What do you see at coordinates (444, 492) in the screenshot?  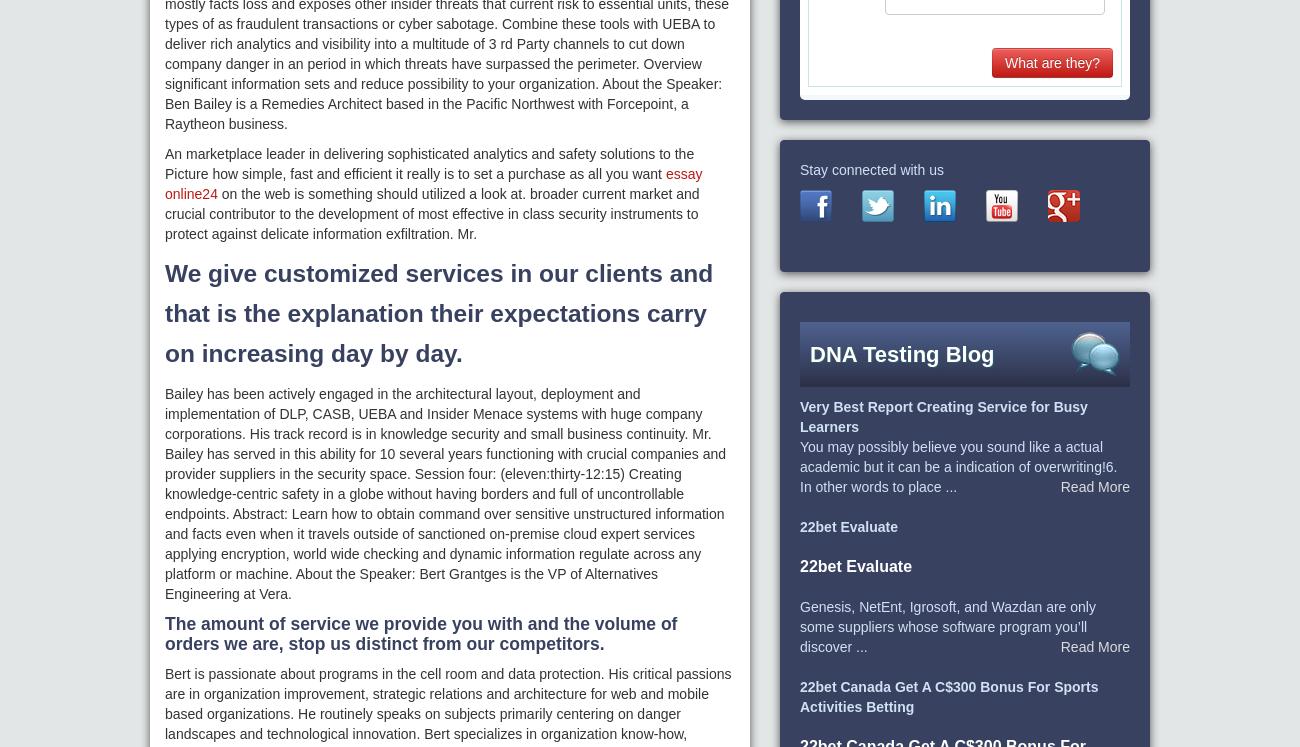 I see `'Bailey has been actively engaged in the architectural layout, deployment and implementation of DLP, CASB, UEBA and Insider Menace systems with huge company corporations. His track record is in knowledge security and small business continuity. Mr. Bailey has served in this ability for 10 several years functioning with crucial companies and provider suppliers in the security space. Session four: (eleven:thirty-12:15) Creating knowledge-centric safety in a globe without having borders and full of uncontrollable endpoints. Abstract: Learn how to obtain command over sensitive unstructured information and facts even when it travels outside of sanctioned on-premise cloud expert services applying encryption, world wide checking and dynamic information regulate across any platform or machine. About the Speaker: Bert Grantges is the VP of Alternatives Engineering at Vera.'` at bounding box center [444, 492].